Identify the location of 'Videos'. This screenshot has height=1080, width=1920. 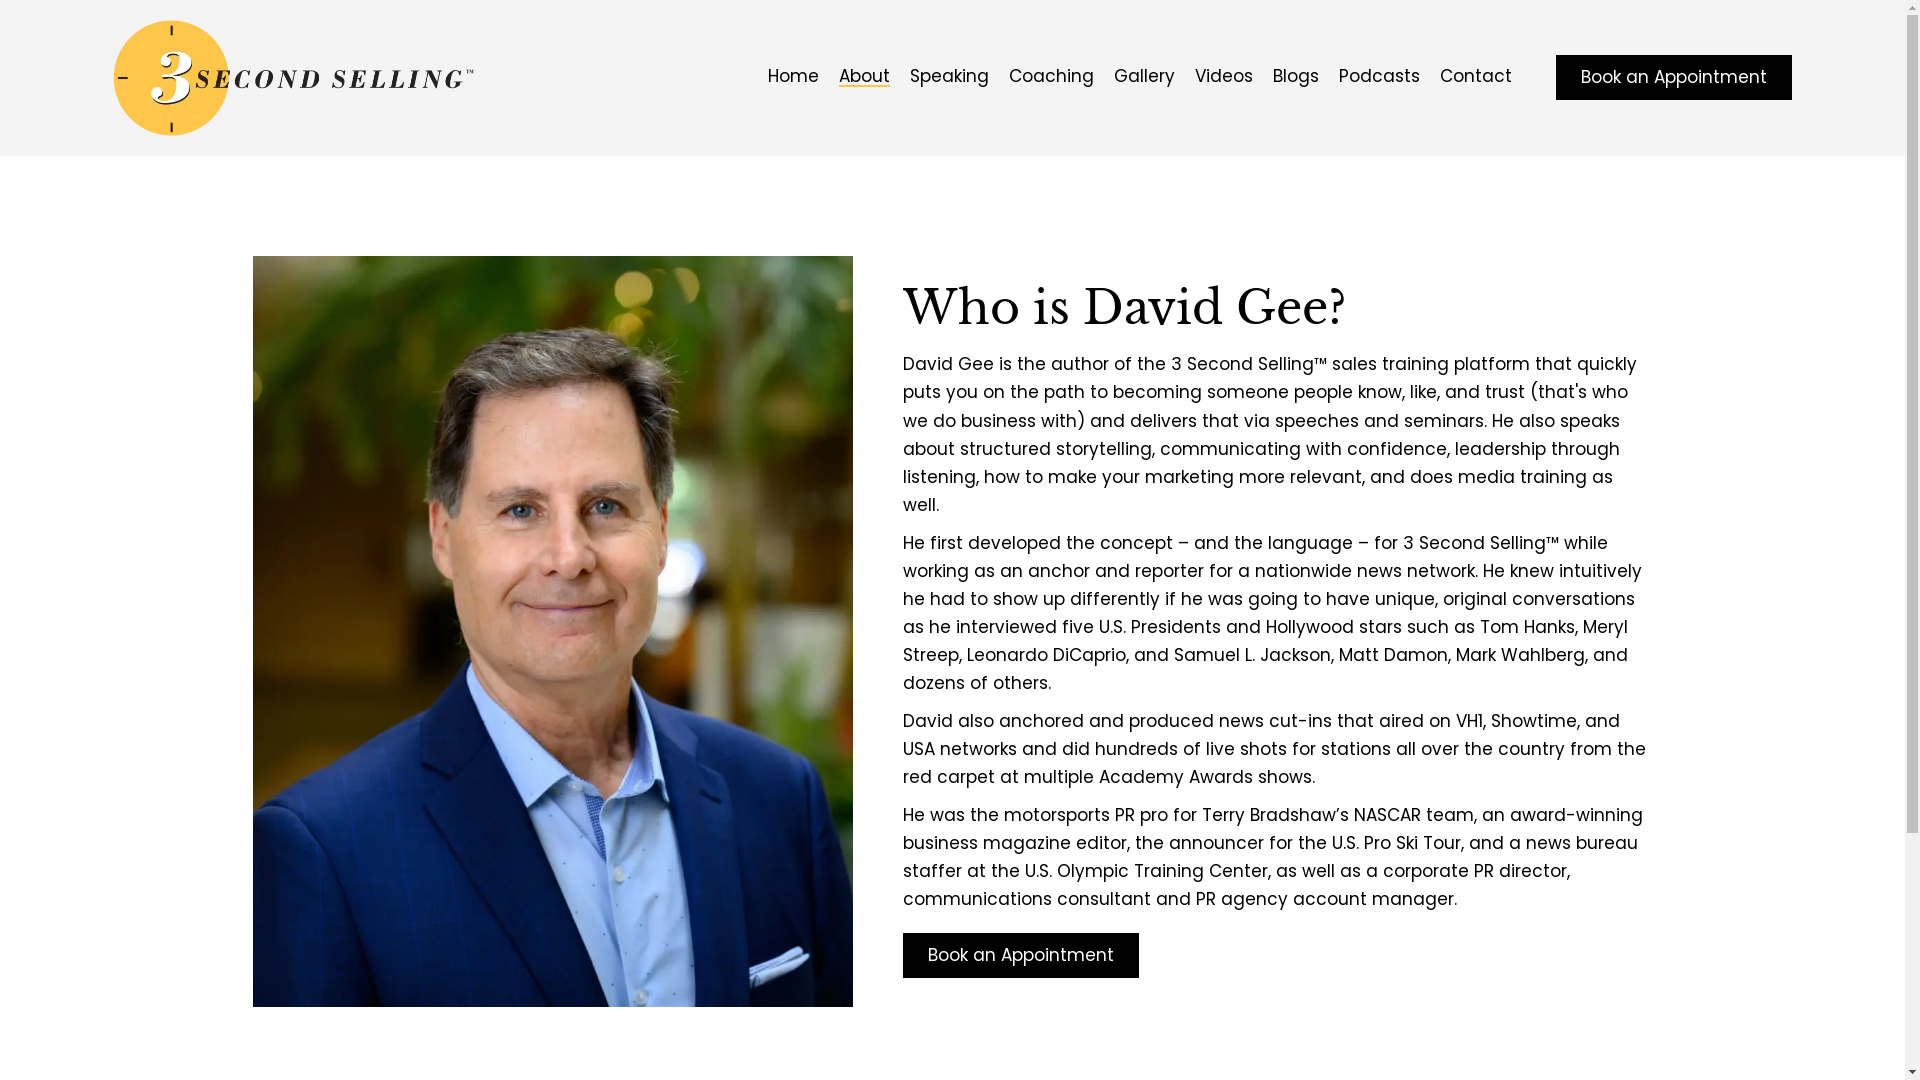
(1223, 76).